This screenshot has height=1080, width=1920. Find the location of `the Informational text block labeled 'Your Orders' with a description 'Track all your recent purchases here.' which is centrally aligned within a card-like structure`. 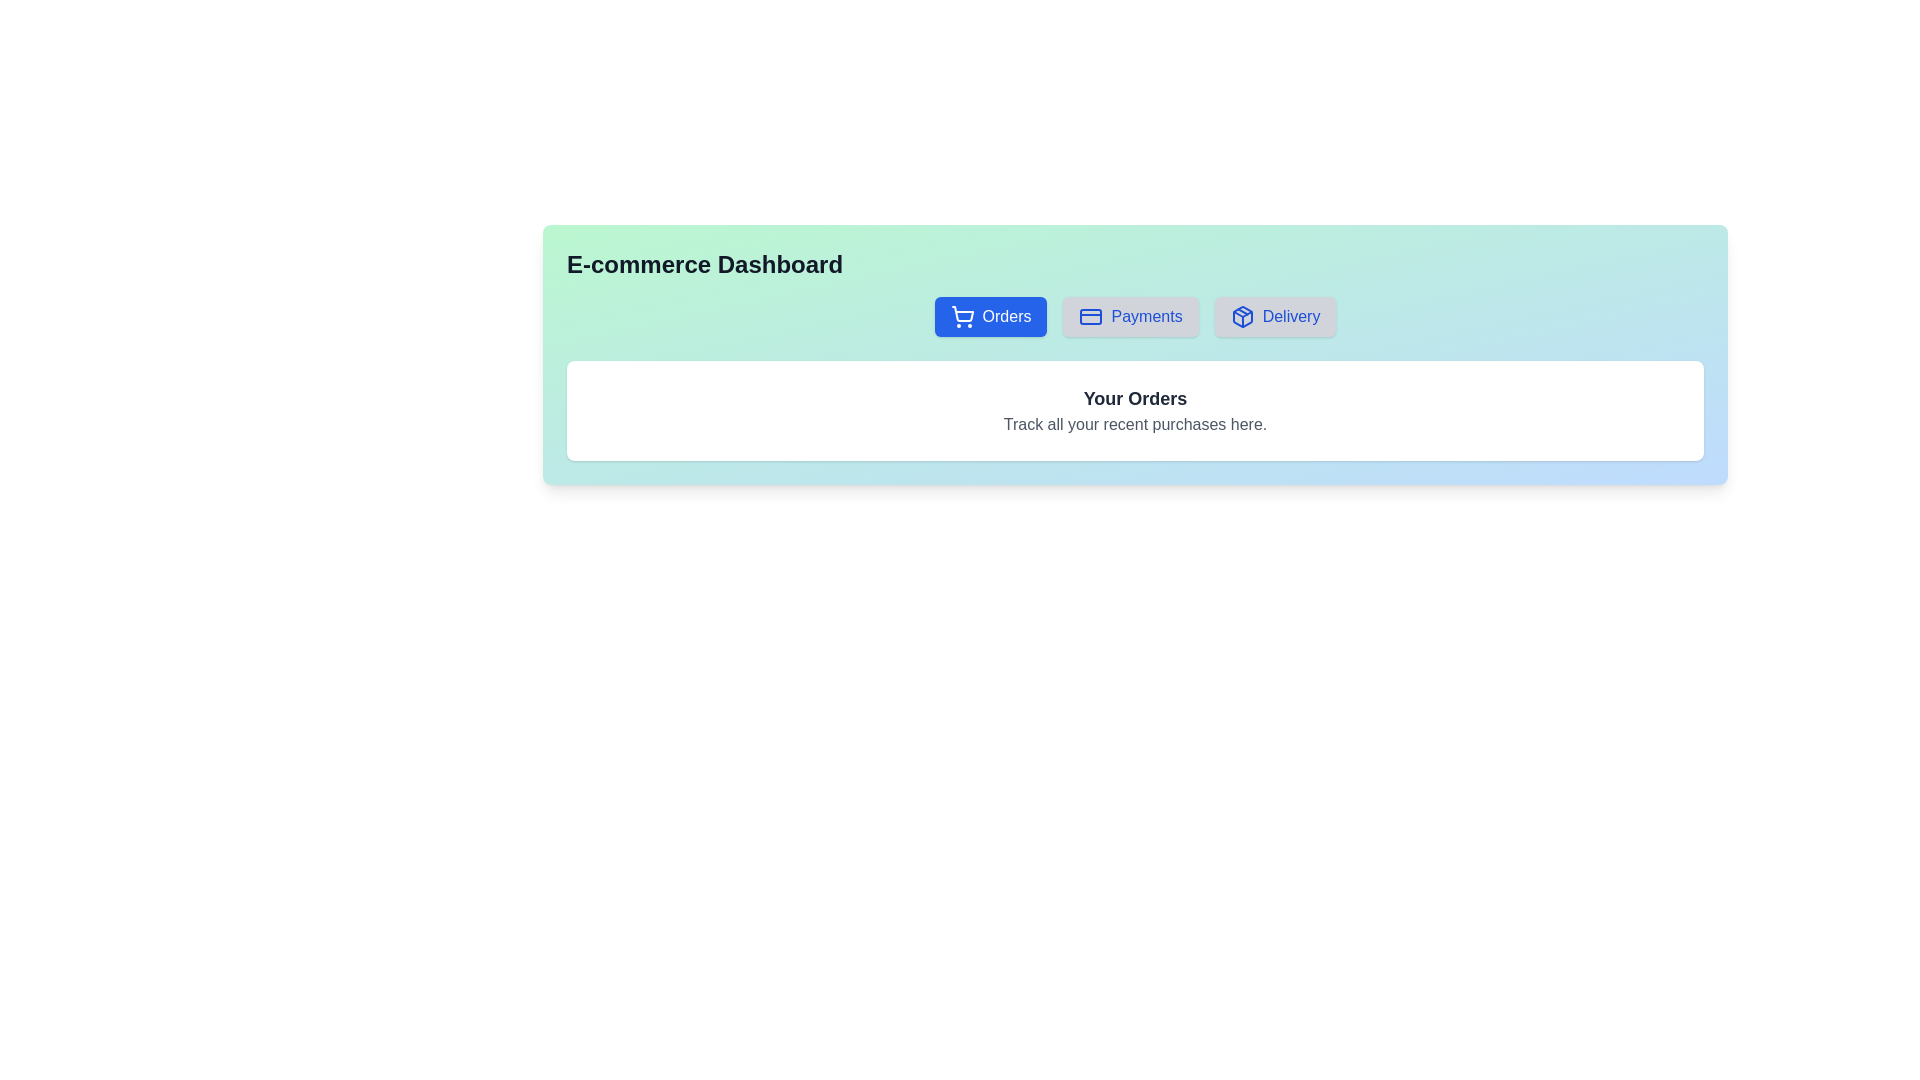

the Informational text block labeled 'Your Orders' with a description 'Track all your recent purchases here.' which is centrally aligned within a card-like structure is located at coordinates (1135, 410).